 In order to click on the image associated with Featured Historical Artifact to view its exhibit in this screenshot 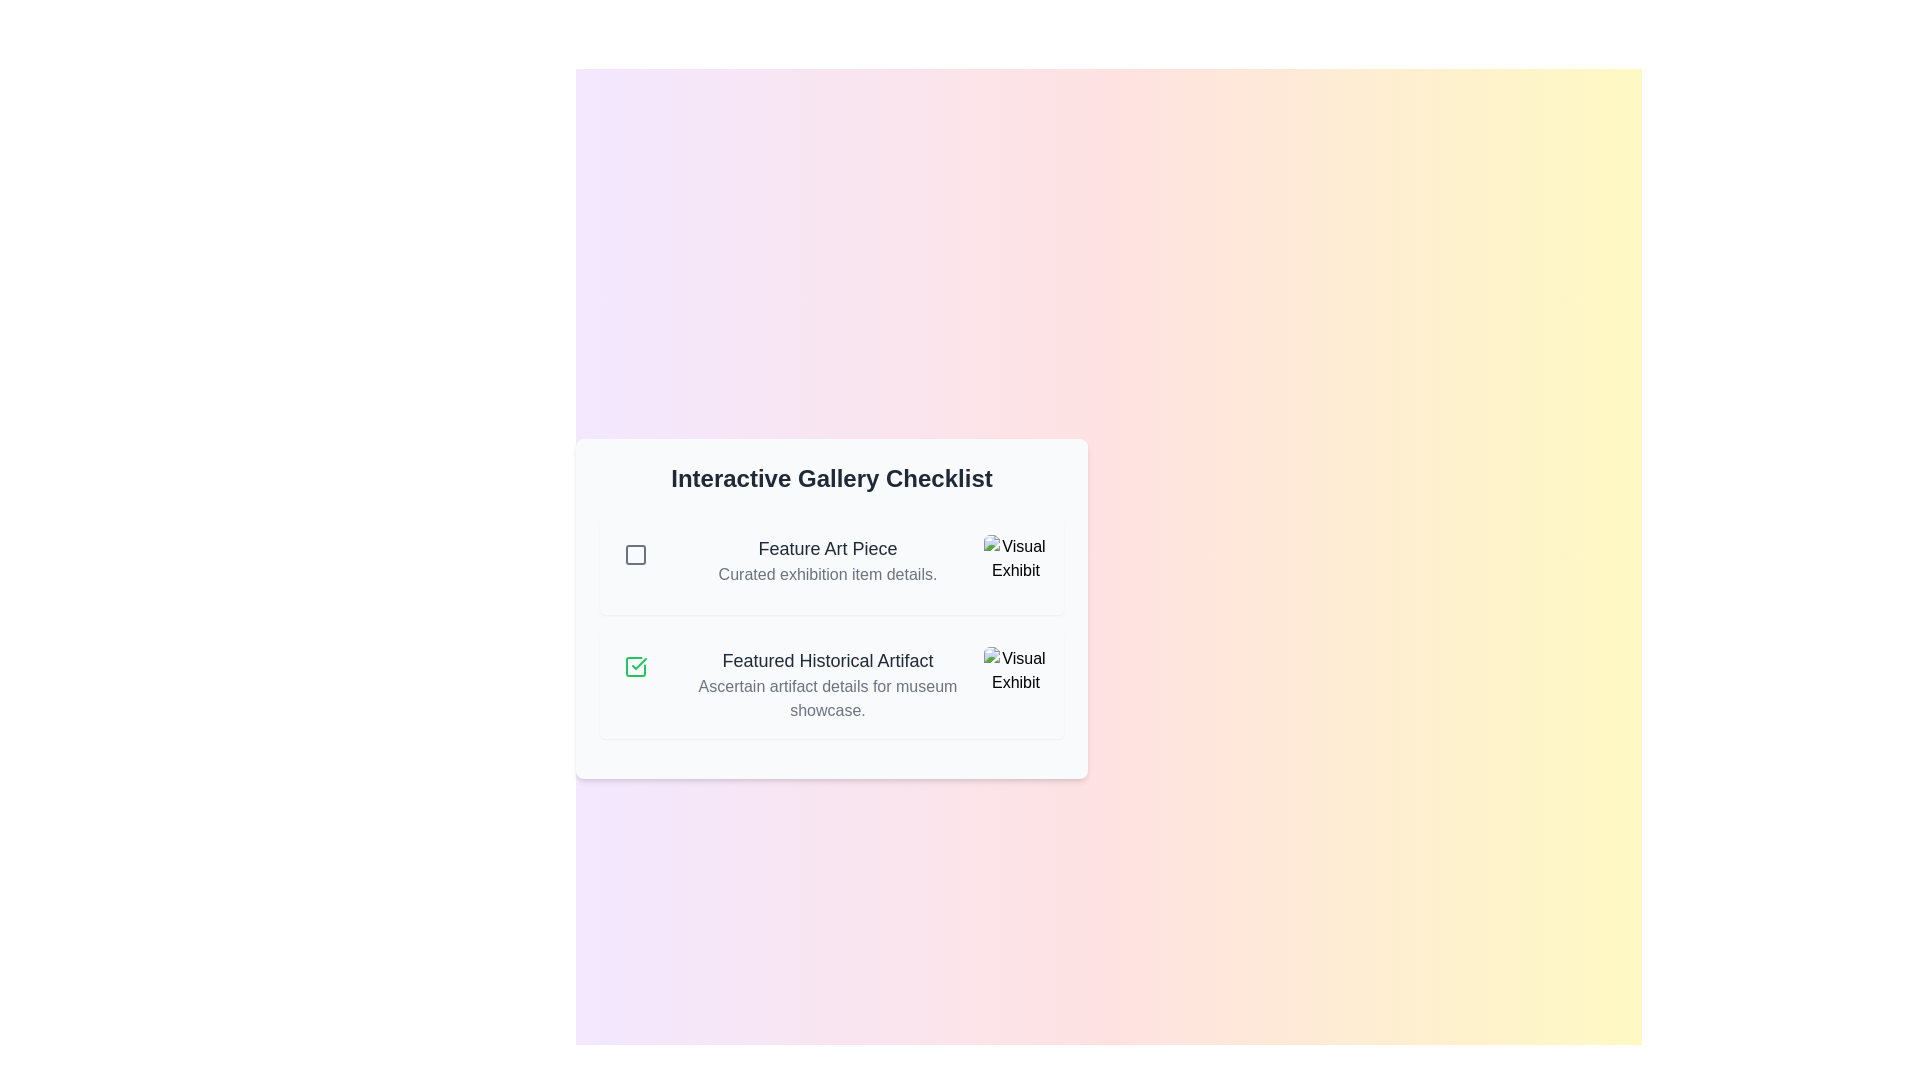, I will do `click(1016, 677)`.